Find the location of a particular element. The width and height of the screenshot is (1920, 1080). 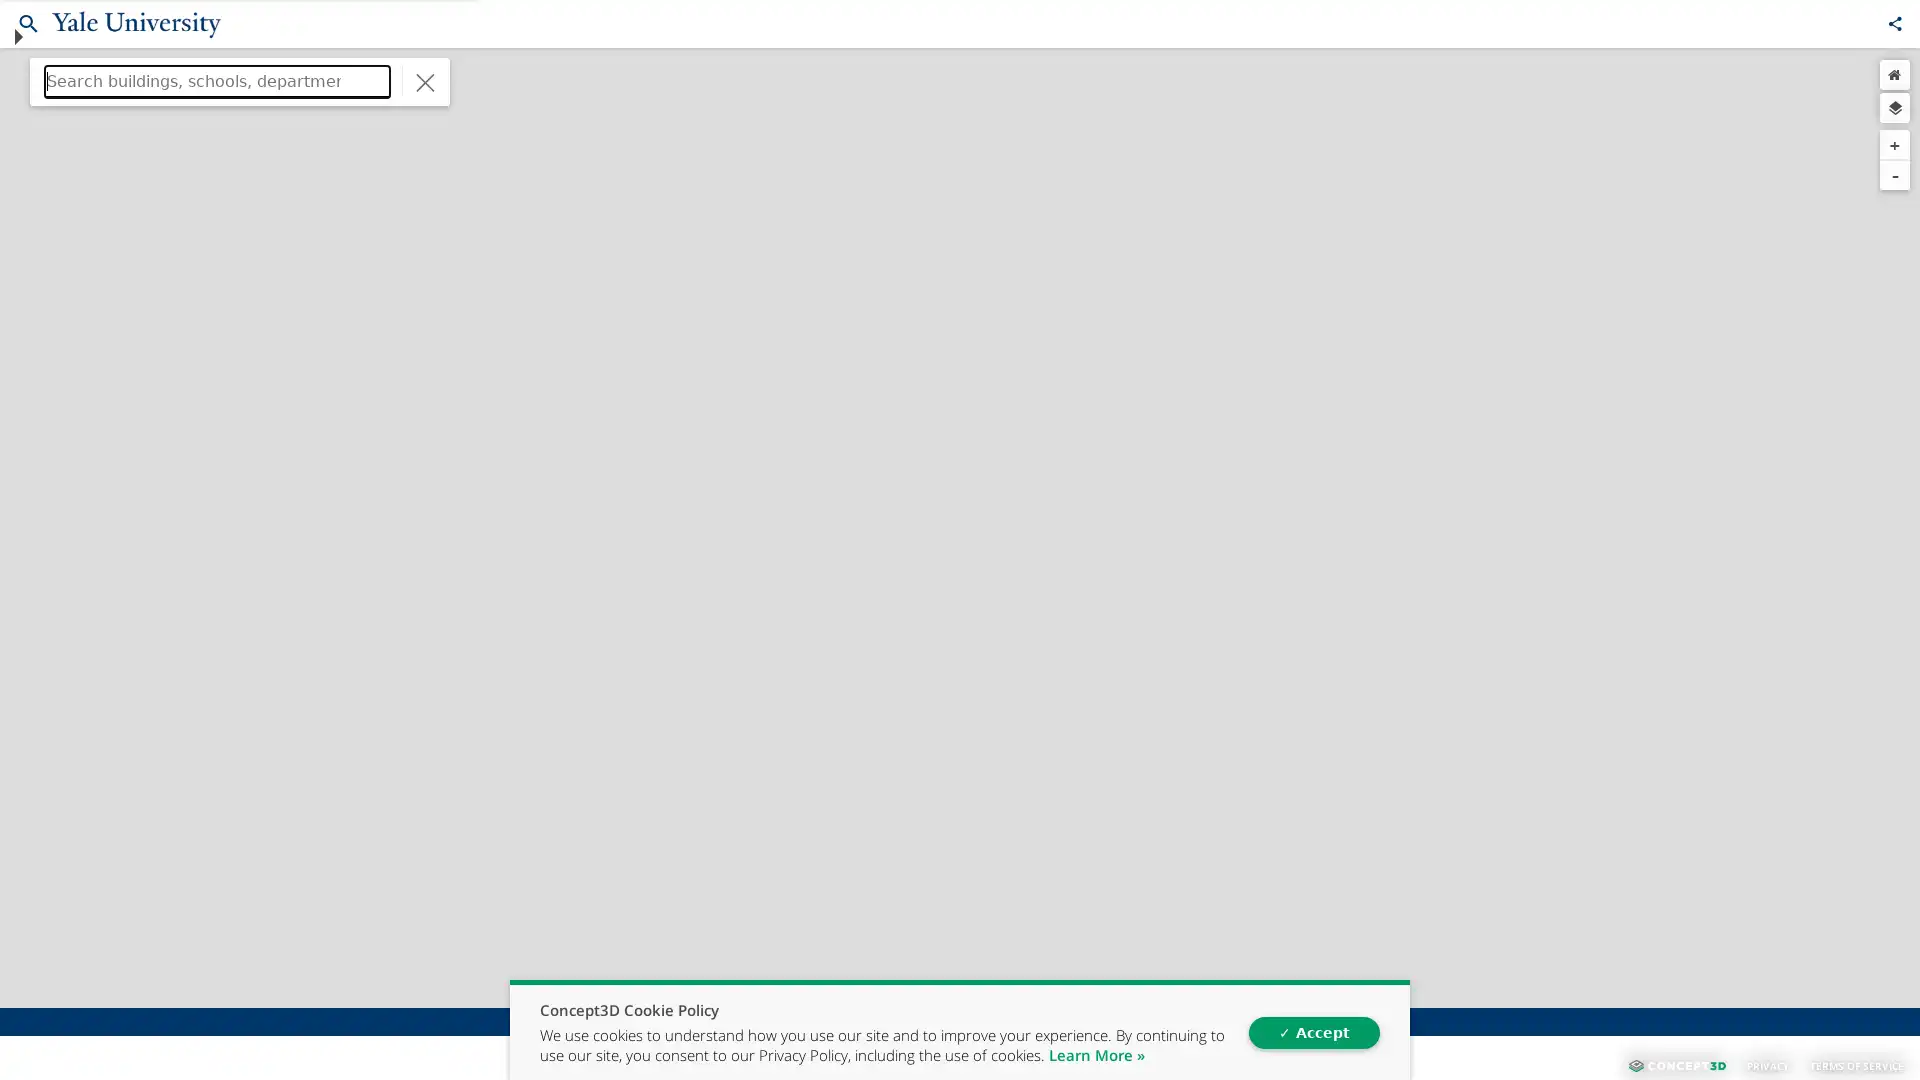

Close search is located at coordinates (424, 80).